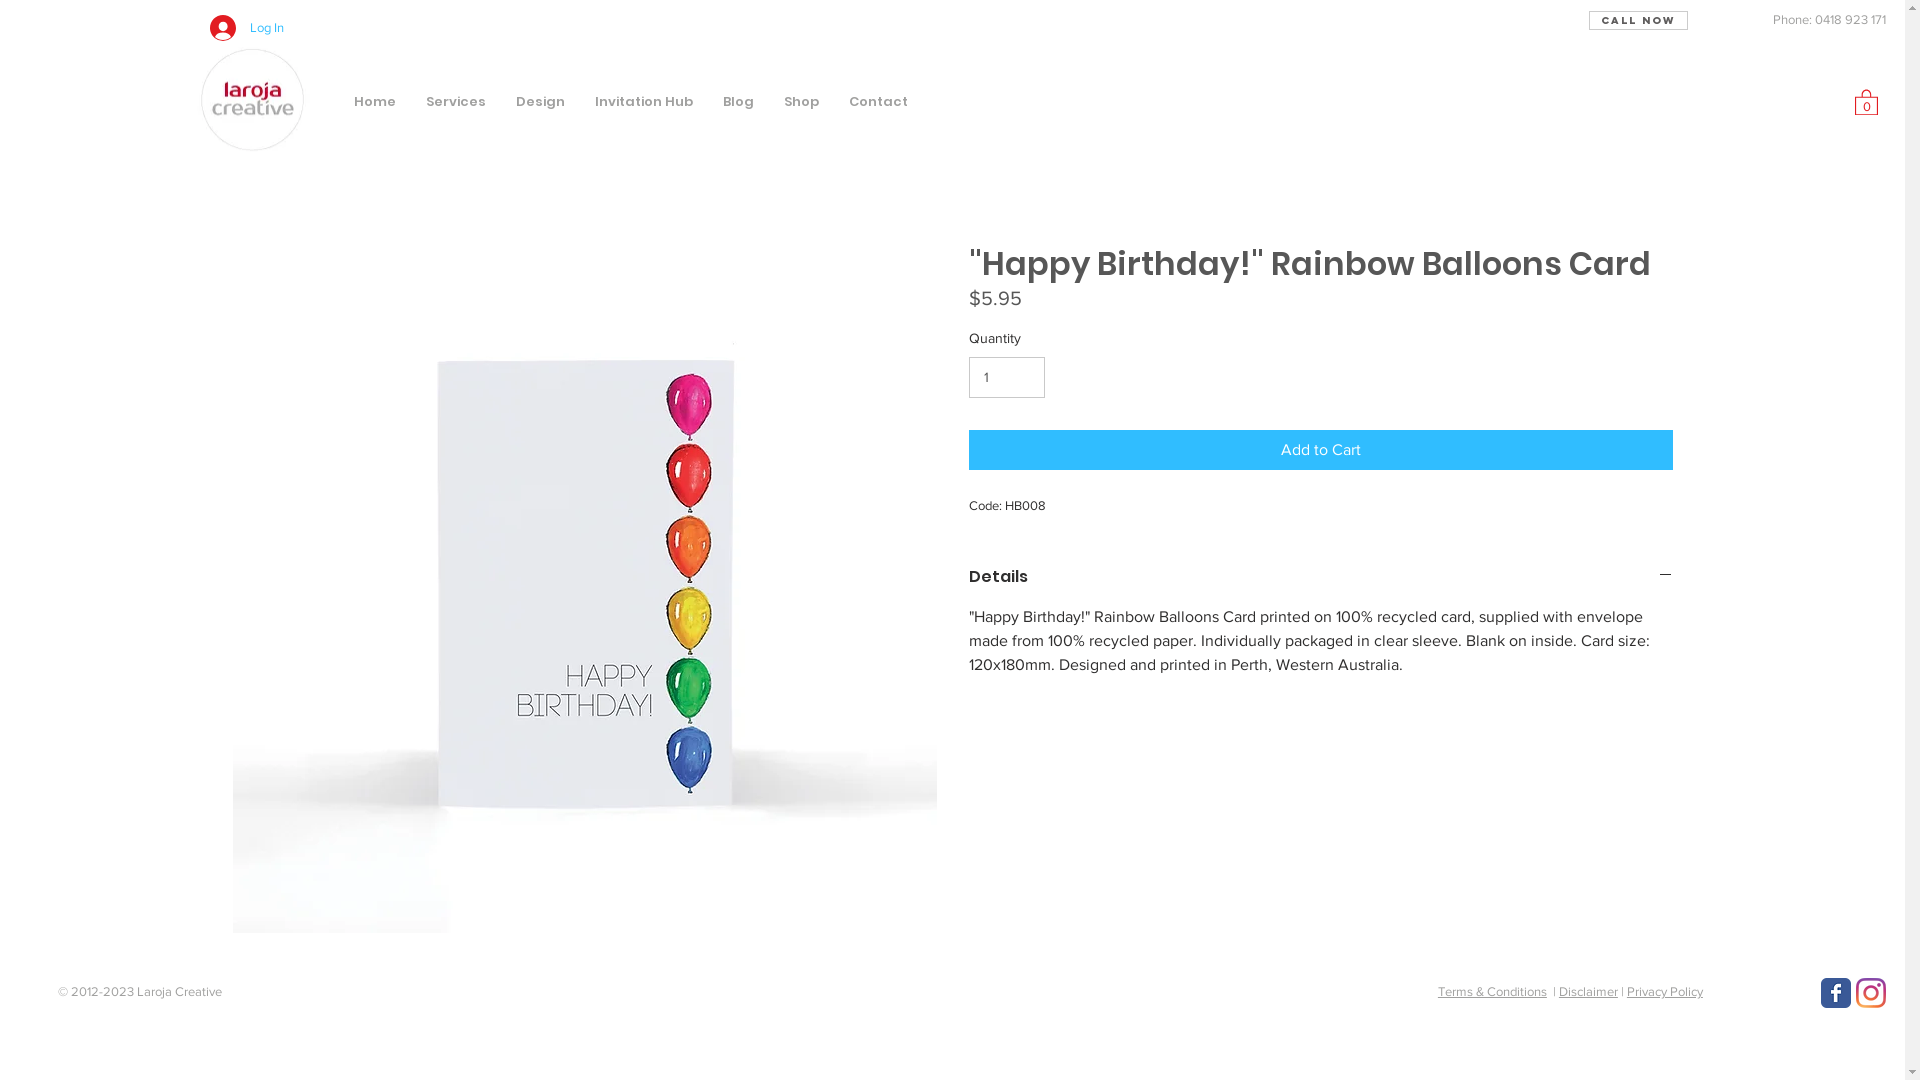  What do you see at coordinates (374, 100) in the screenshot?
I see `'Home'` at bounding box center [374, 100].